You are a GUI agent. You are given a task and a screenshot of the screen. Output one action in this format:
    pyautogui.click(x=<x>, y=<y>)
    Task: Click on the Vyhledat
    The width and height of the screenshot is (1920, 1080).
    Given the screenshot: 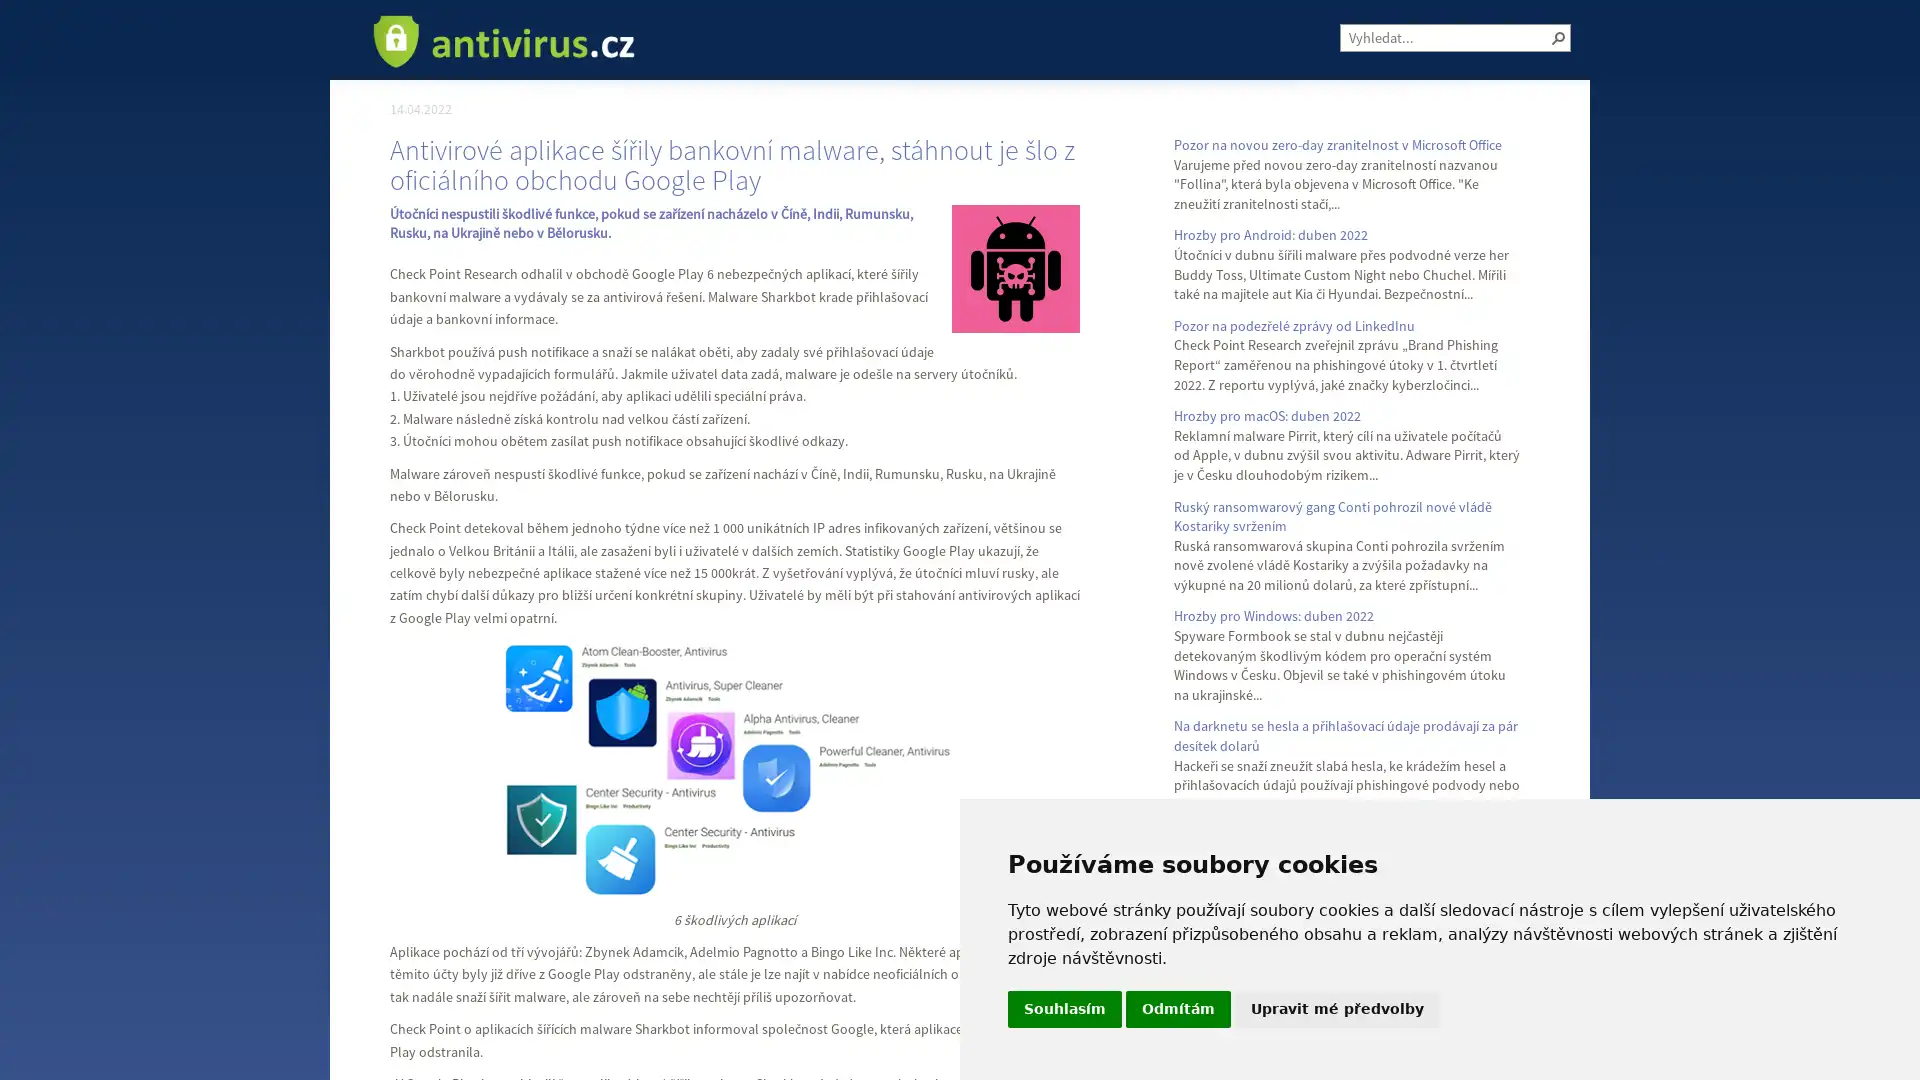 What is the action you would take?
    pyautogui.click(x=1558, y=38)
    